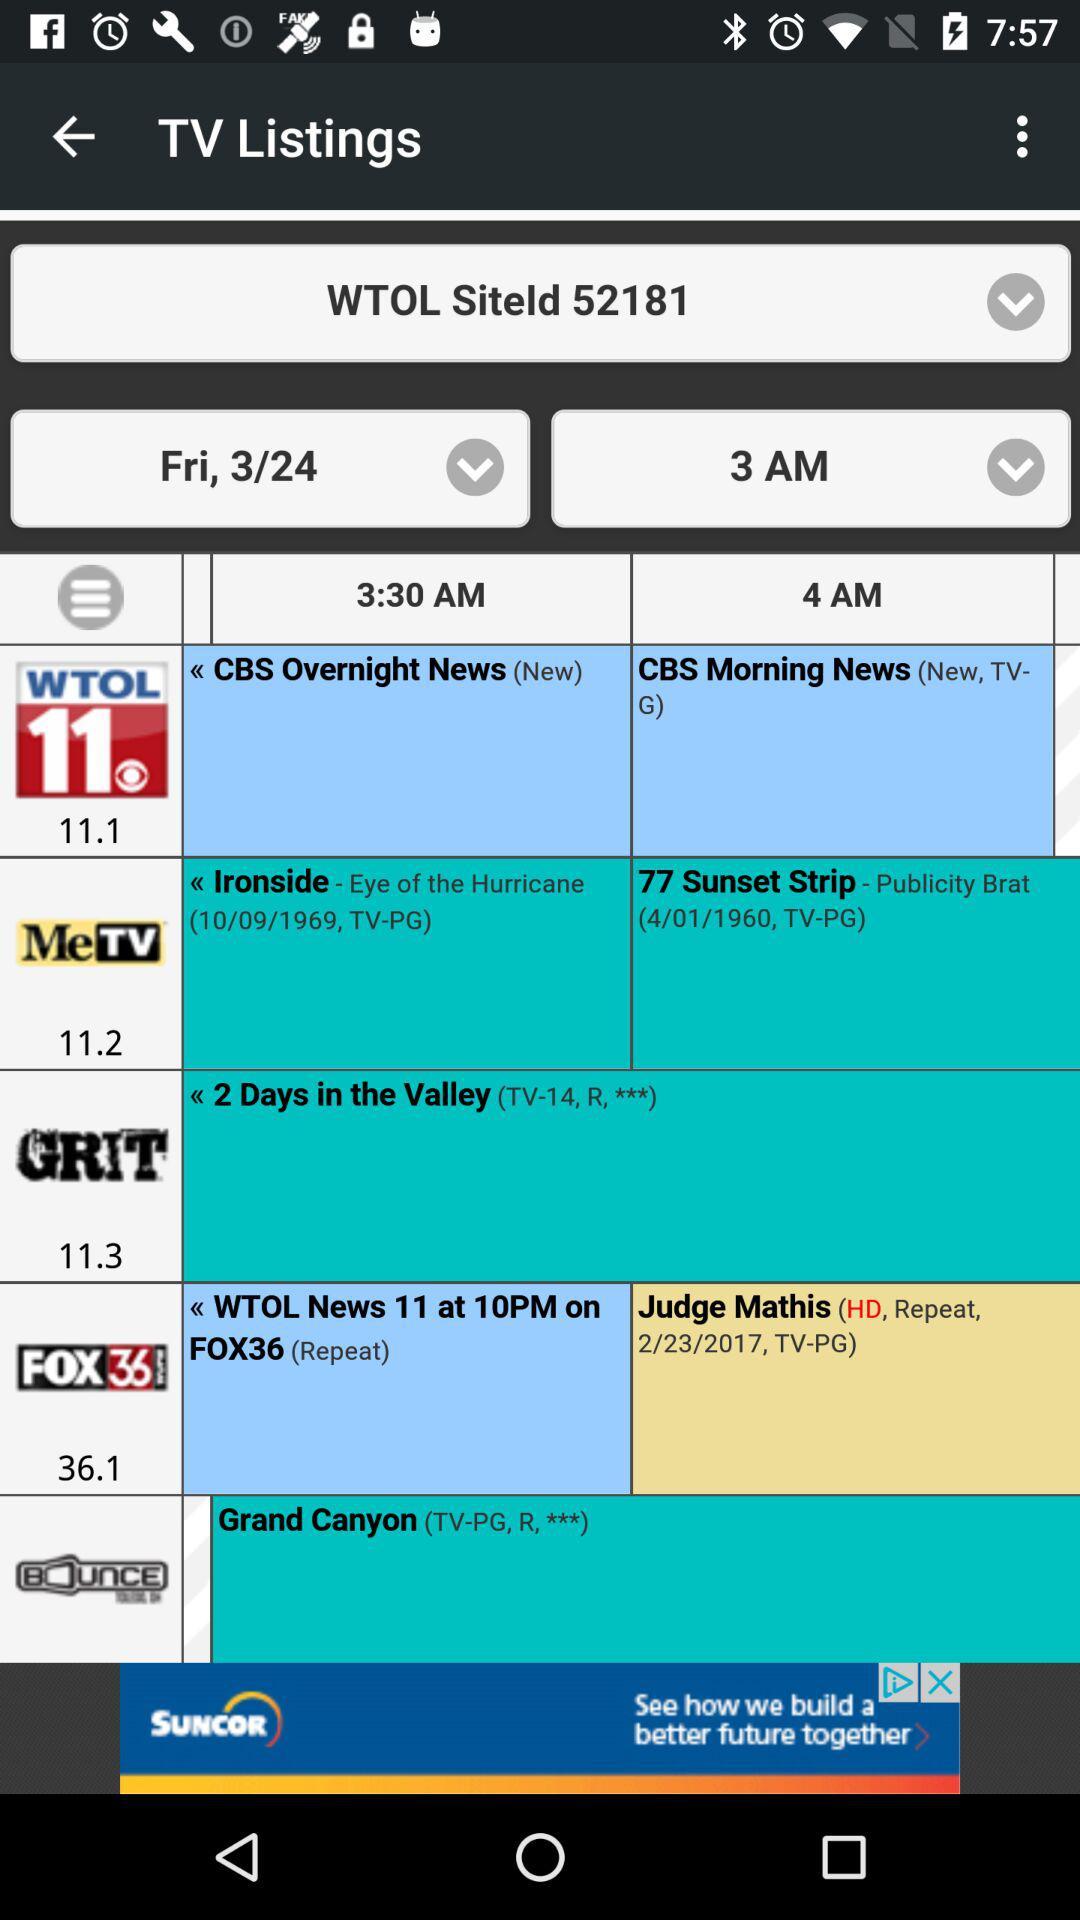 The image size is (1080, 1920). What do you see at coordinates (540, 1727) in the screenshot?
I see `the suncor website` at bounding box center [540, 1727].